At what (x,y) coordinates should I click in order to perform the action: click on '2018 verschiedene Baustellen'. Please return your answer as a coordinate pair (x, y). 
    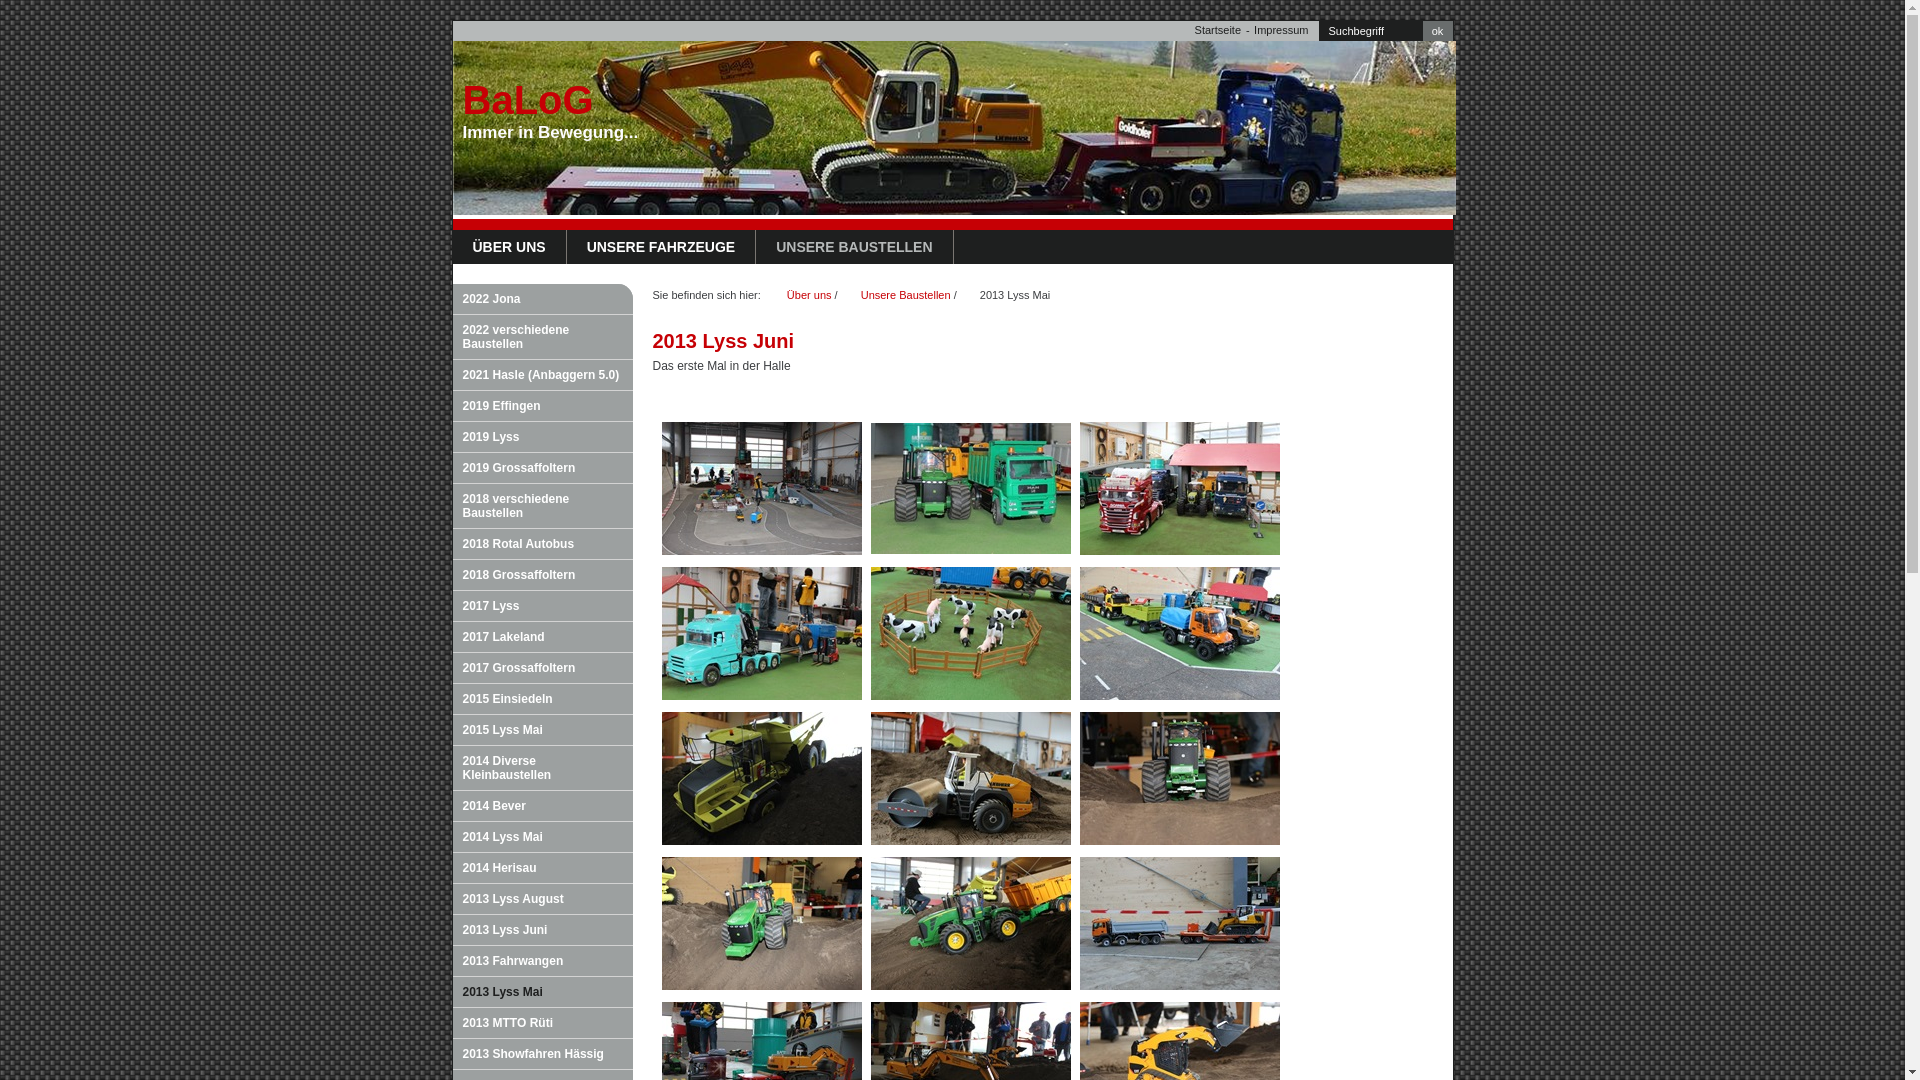
    Looking at the image, I should click on (542, 505).